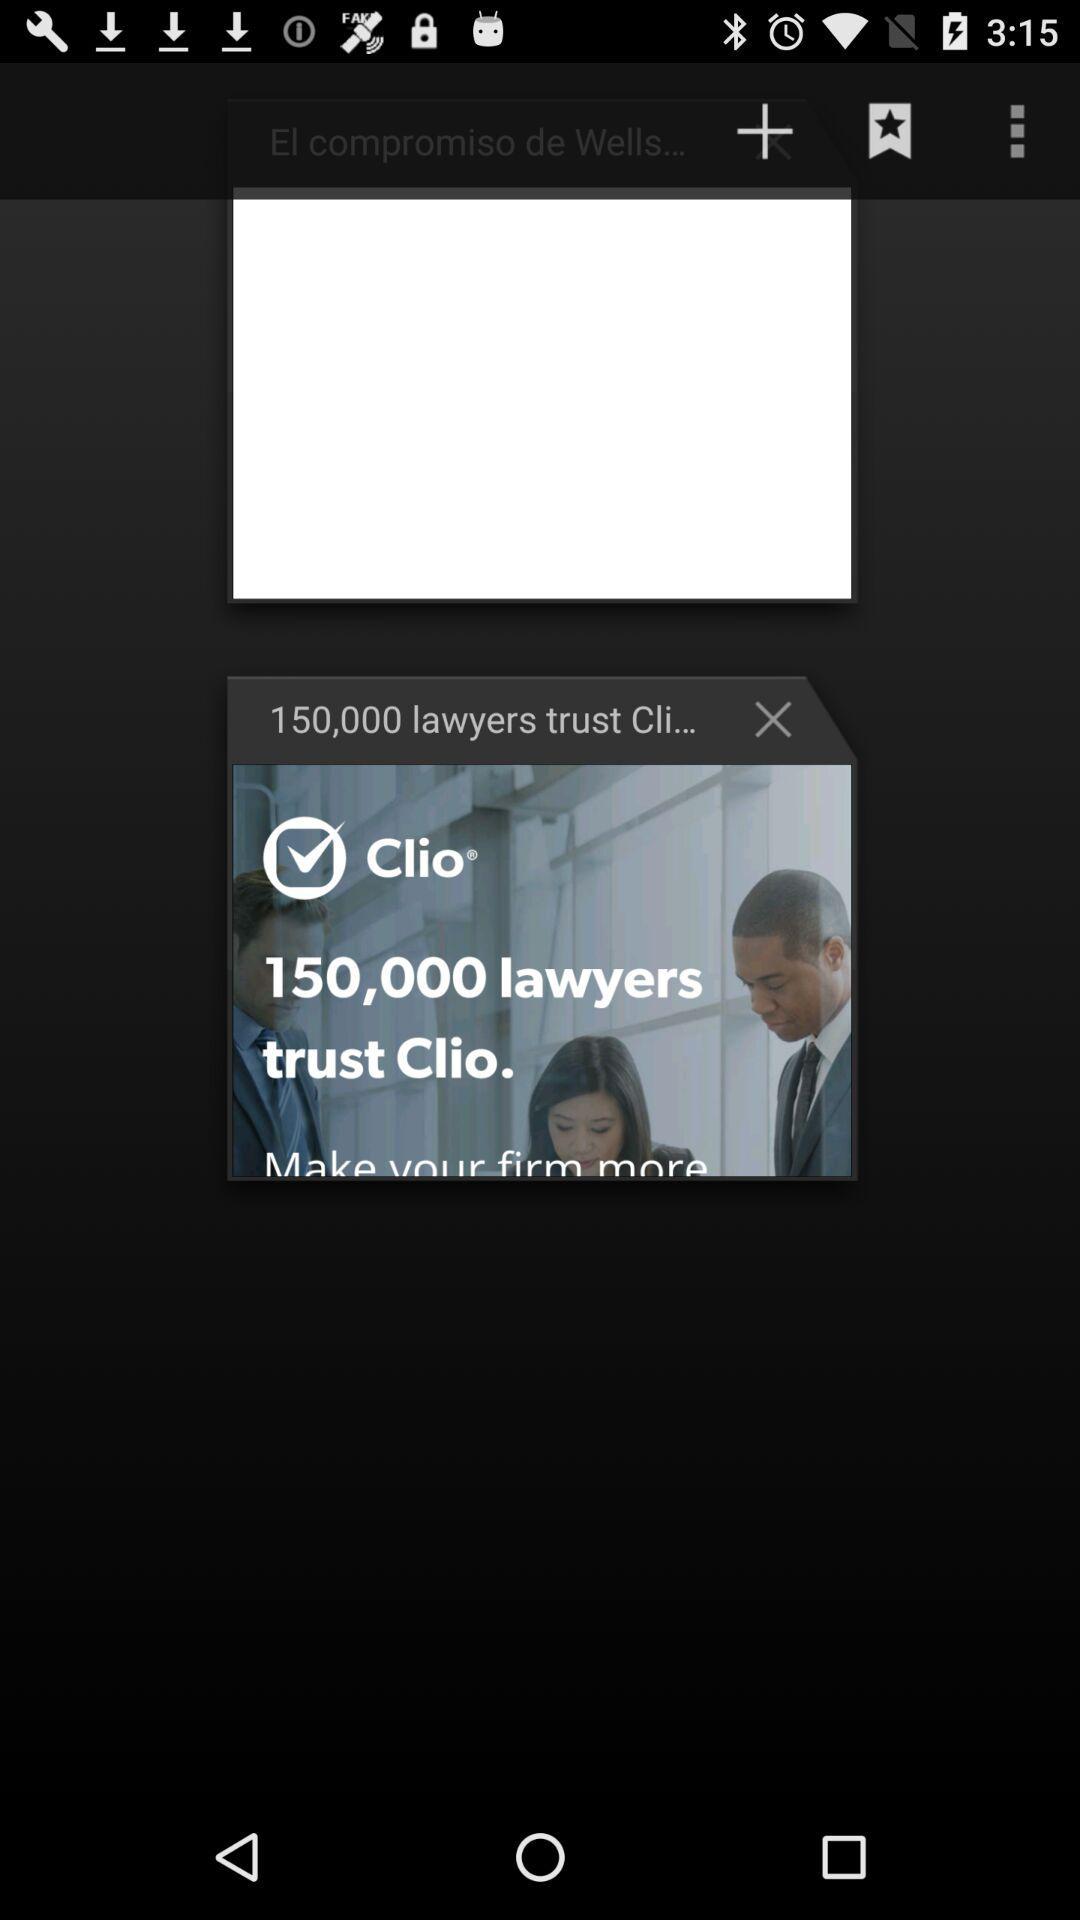  I want to click on symbol beside bookmark icon on the top of web page, so click(782, 139).